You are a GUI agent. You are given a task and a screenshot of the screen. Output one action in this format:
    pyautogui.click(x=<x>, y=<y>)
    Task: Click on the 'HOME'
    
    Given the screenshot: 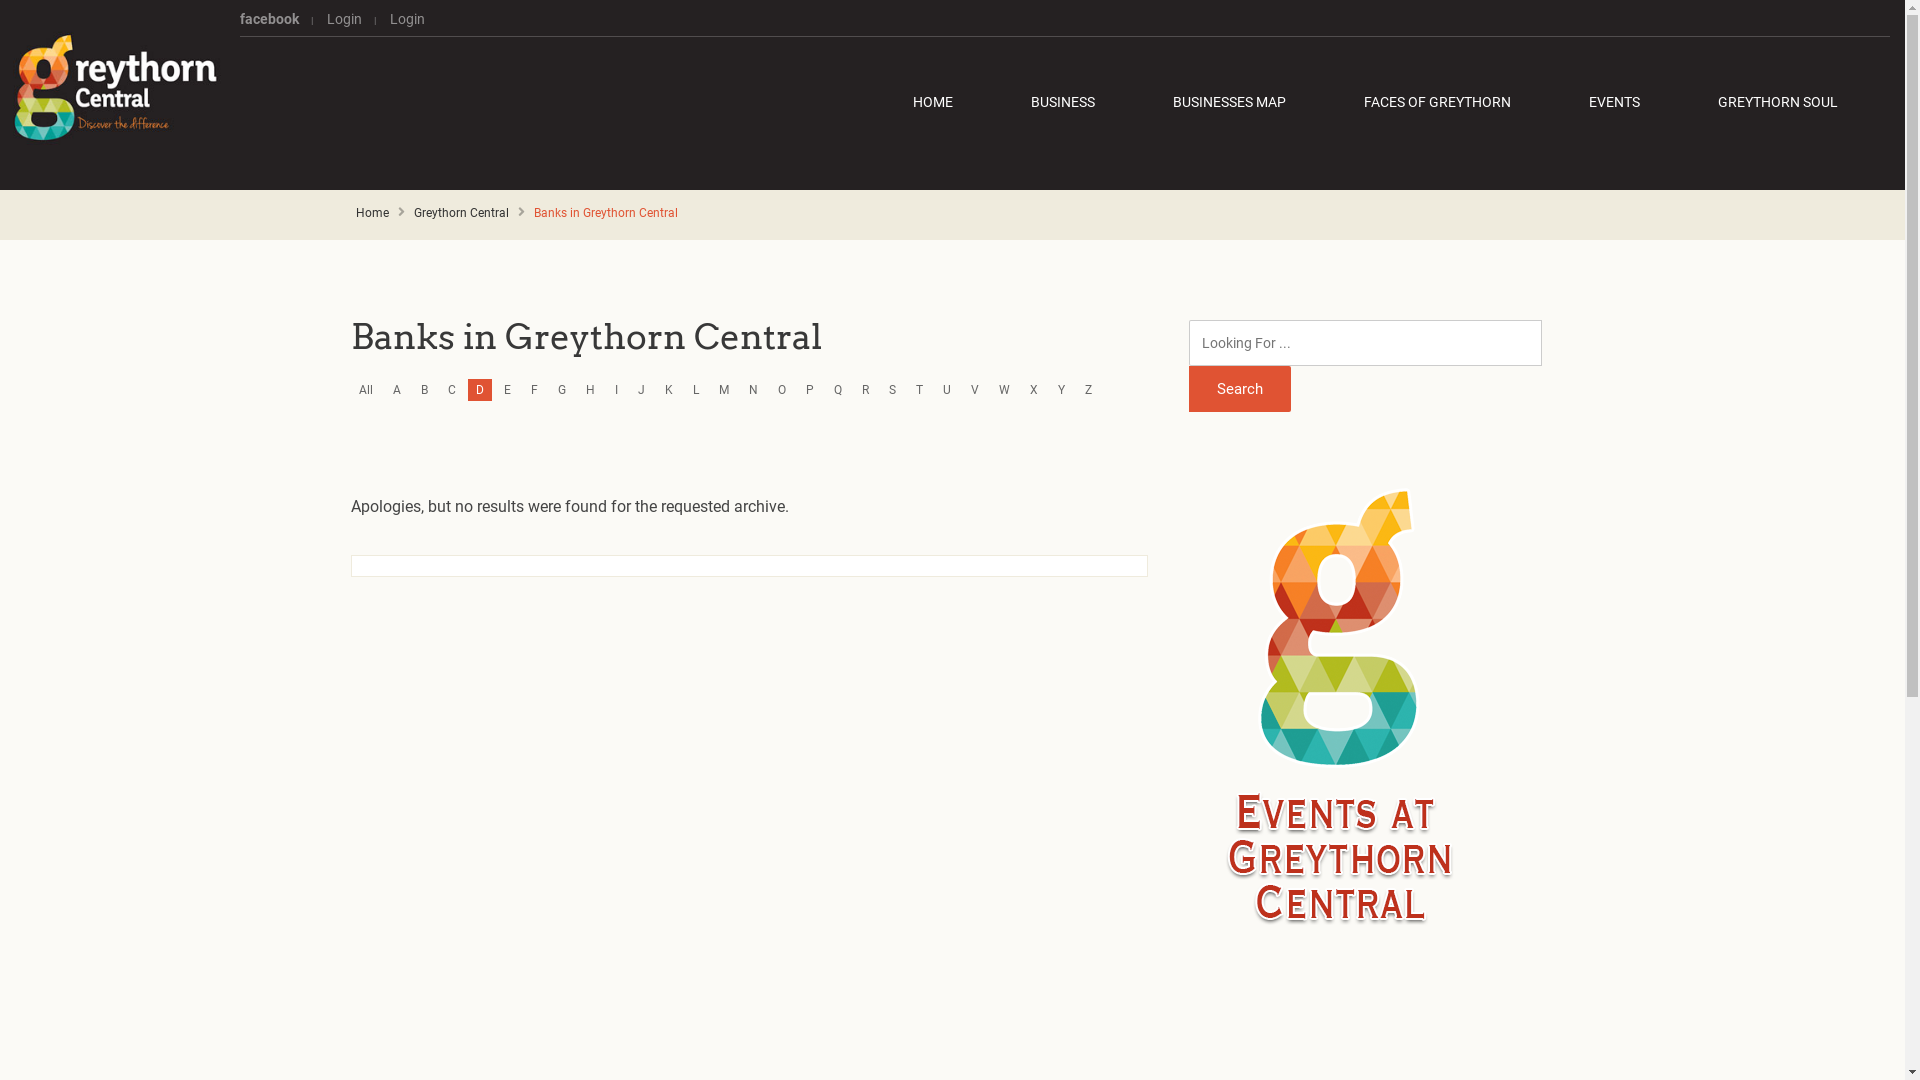 What is the action you would take?
    pyautogui.click(x=943, y=101)
    